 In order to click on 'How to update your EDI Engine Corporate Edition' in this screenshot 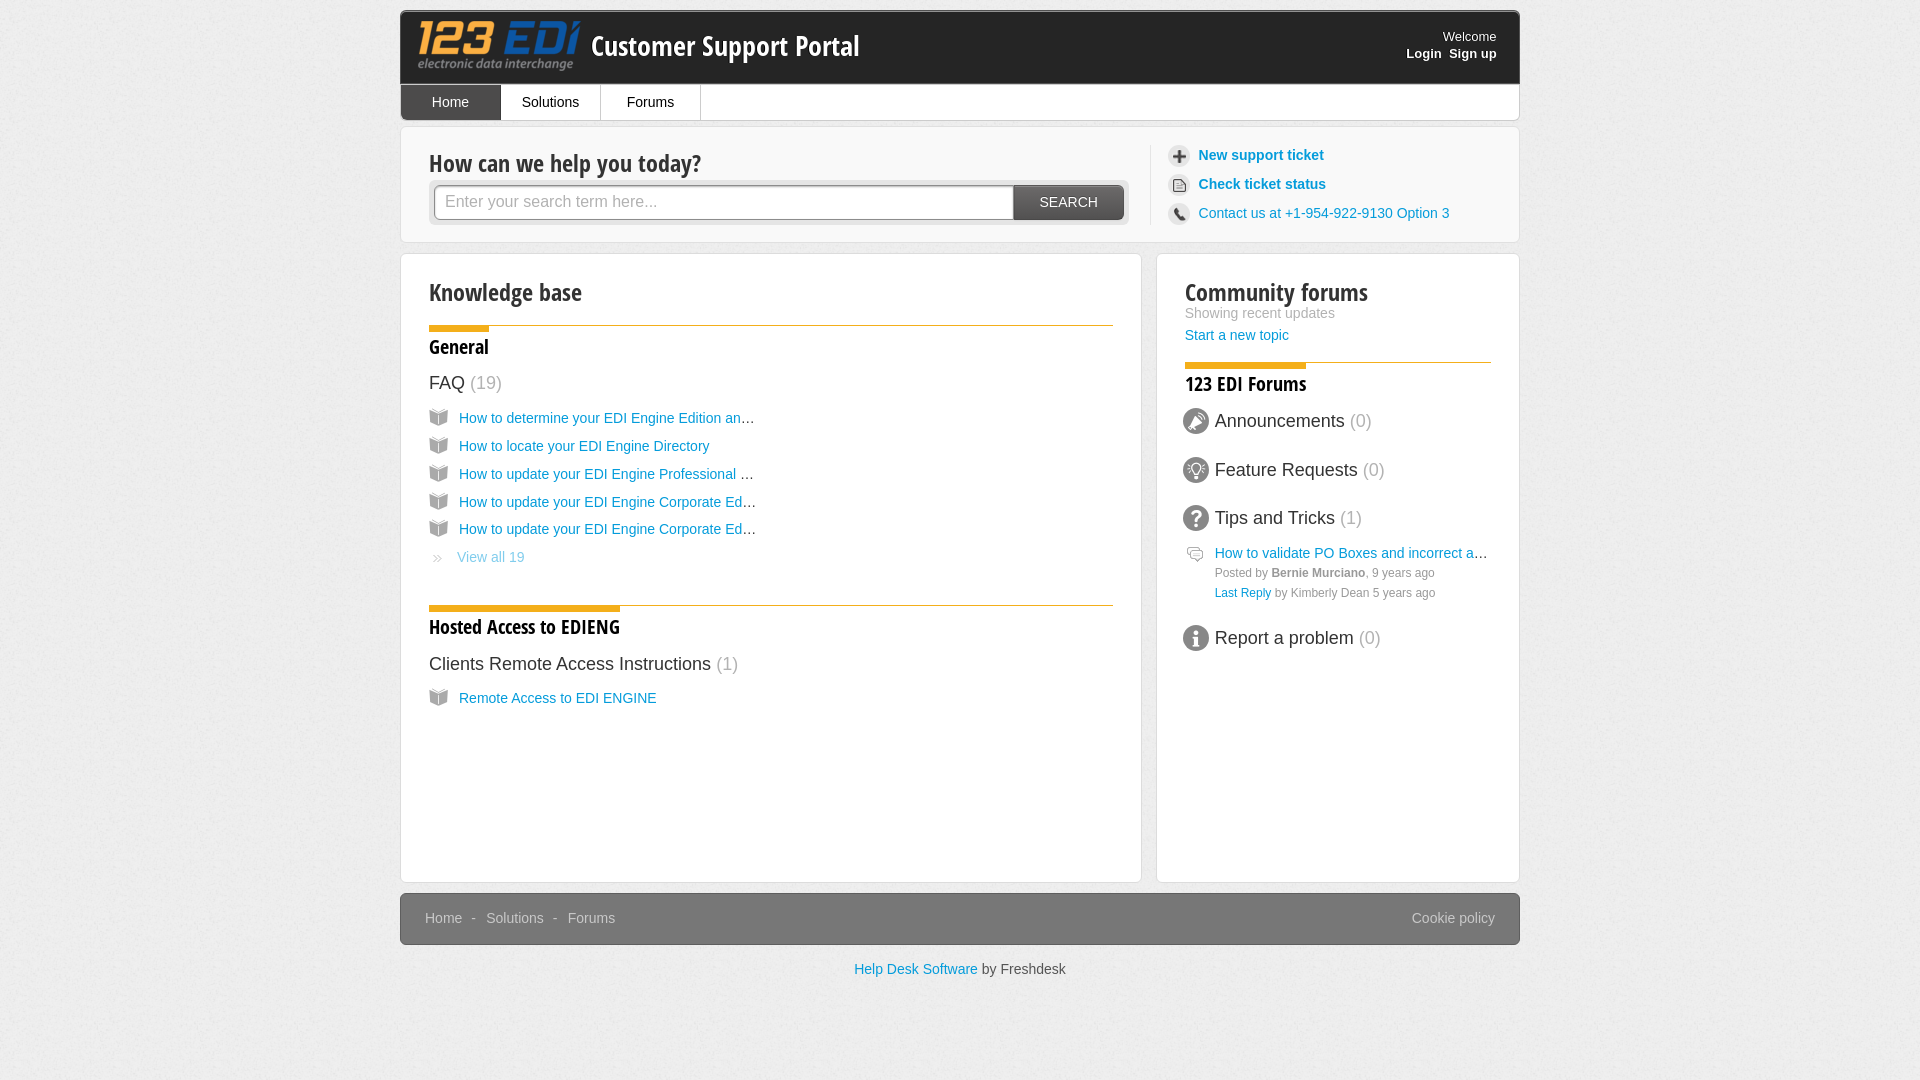, I will do `click(612, 527)`.